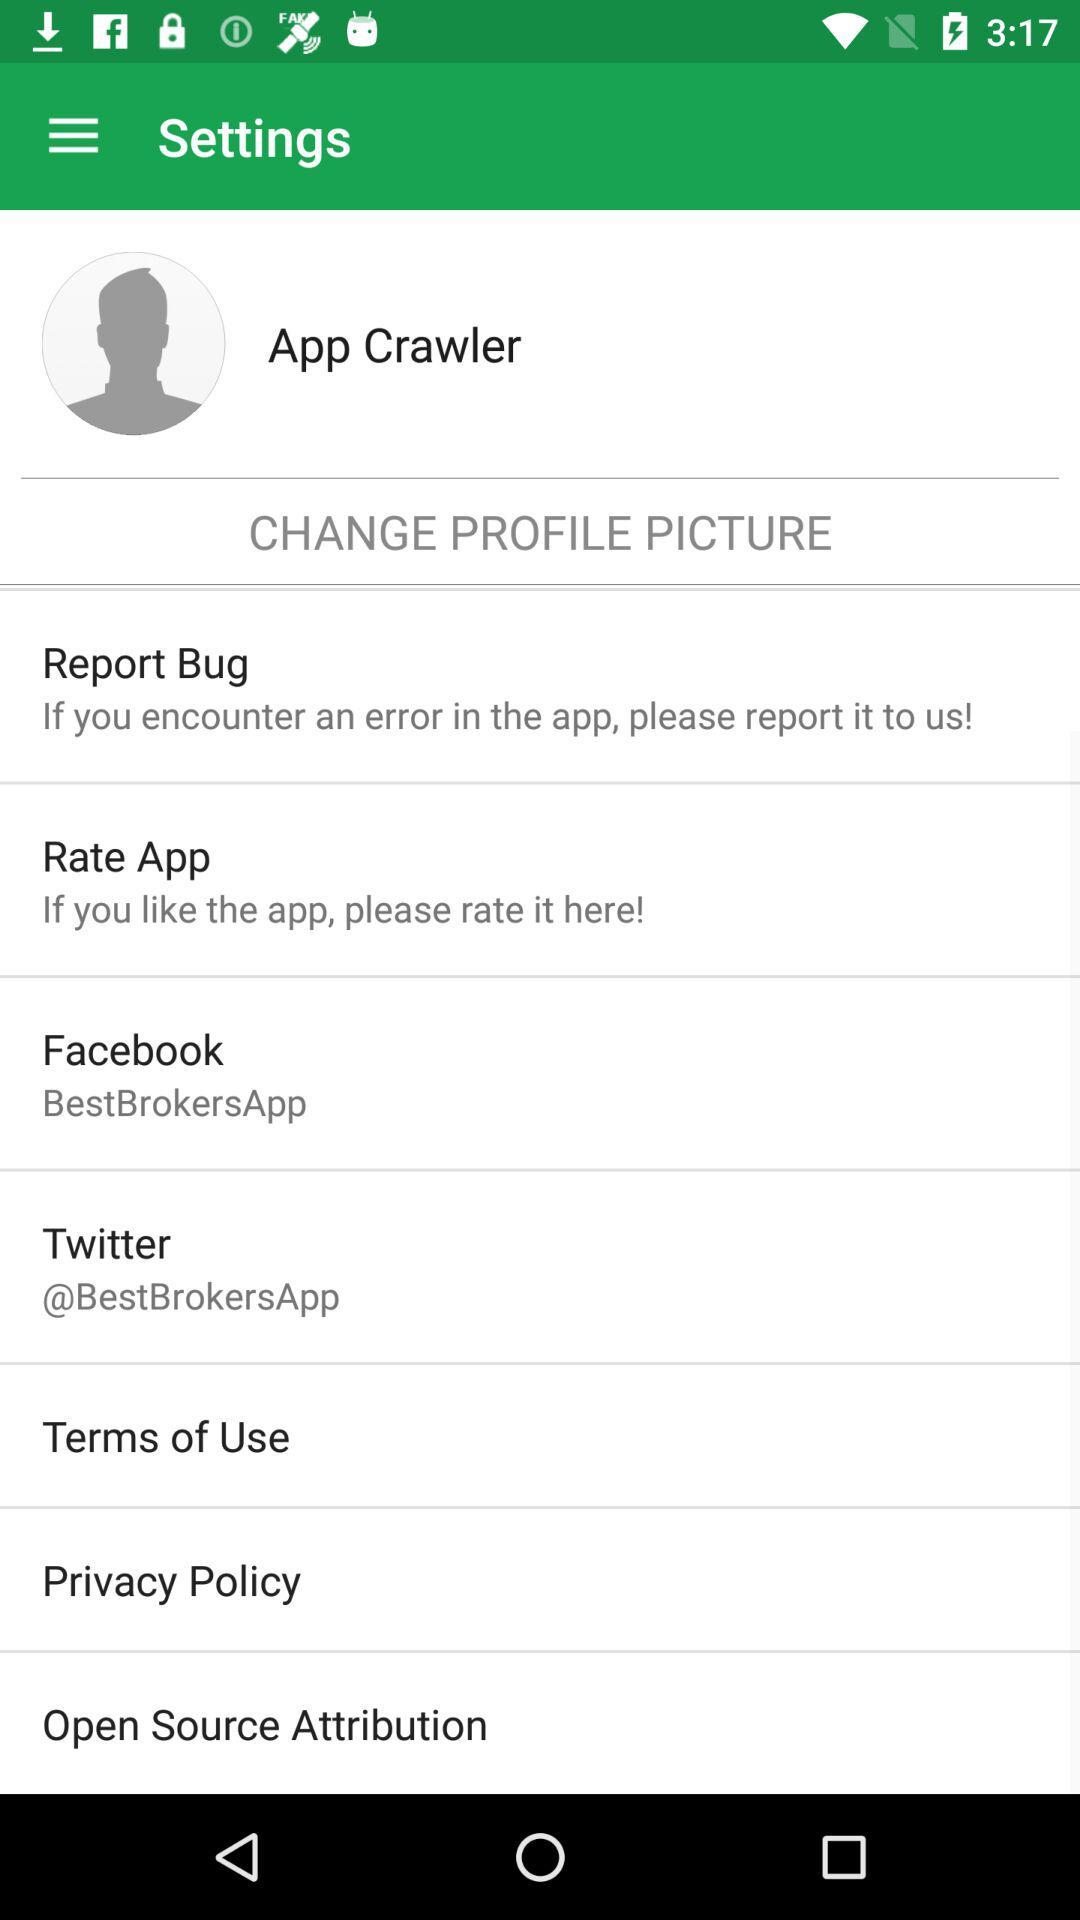 This screenshot has width=1080, height=1920. Describe the element at coordinates (133, 343) in the screenshot. I see `the avatar icon` at that location.